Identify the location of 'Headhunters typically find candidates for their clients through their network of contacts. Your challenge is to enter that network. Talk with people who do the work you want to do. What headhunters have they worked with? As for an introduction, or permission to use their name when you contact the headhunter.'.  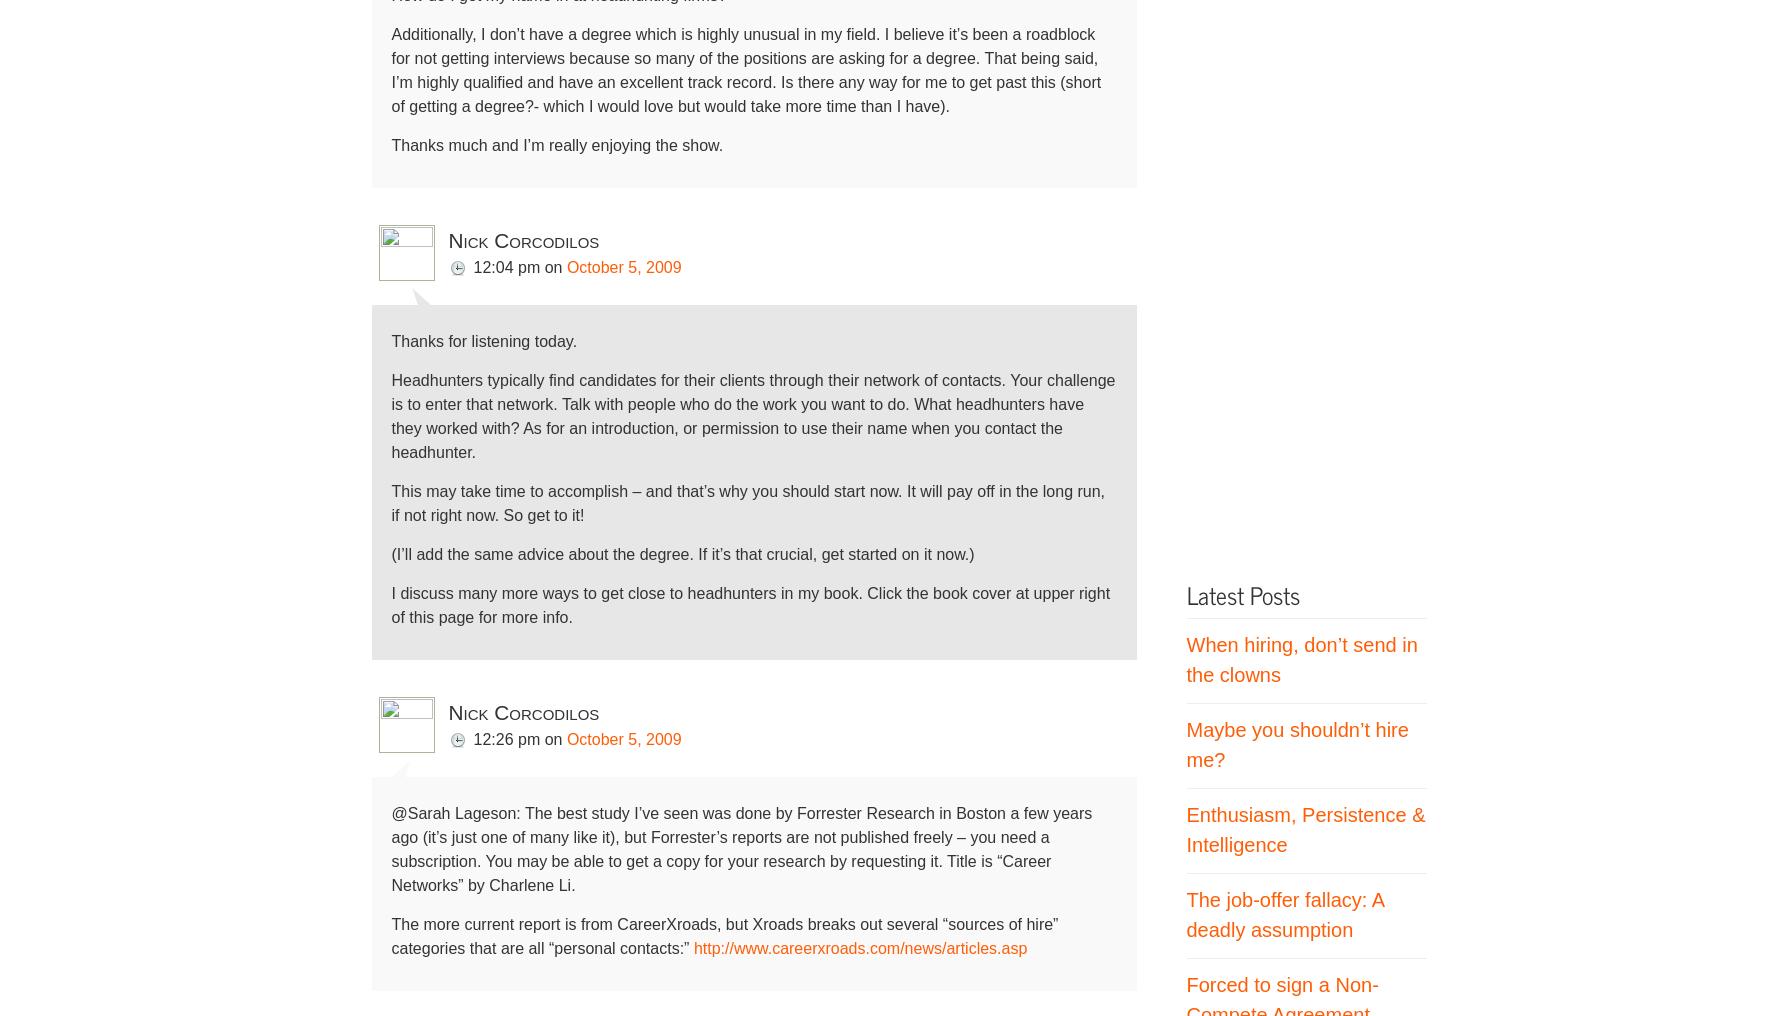
(752, 415).